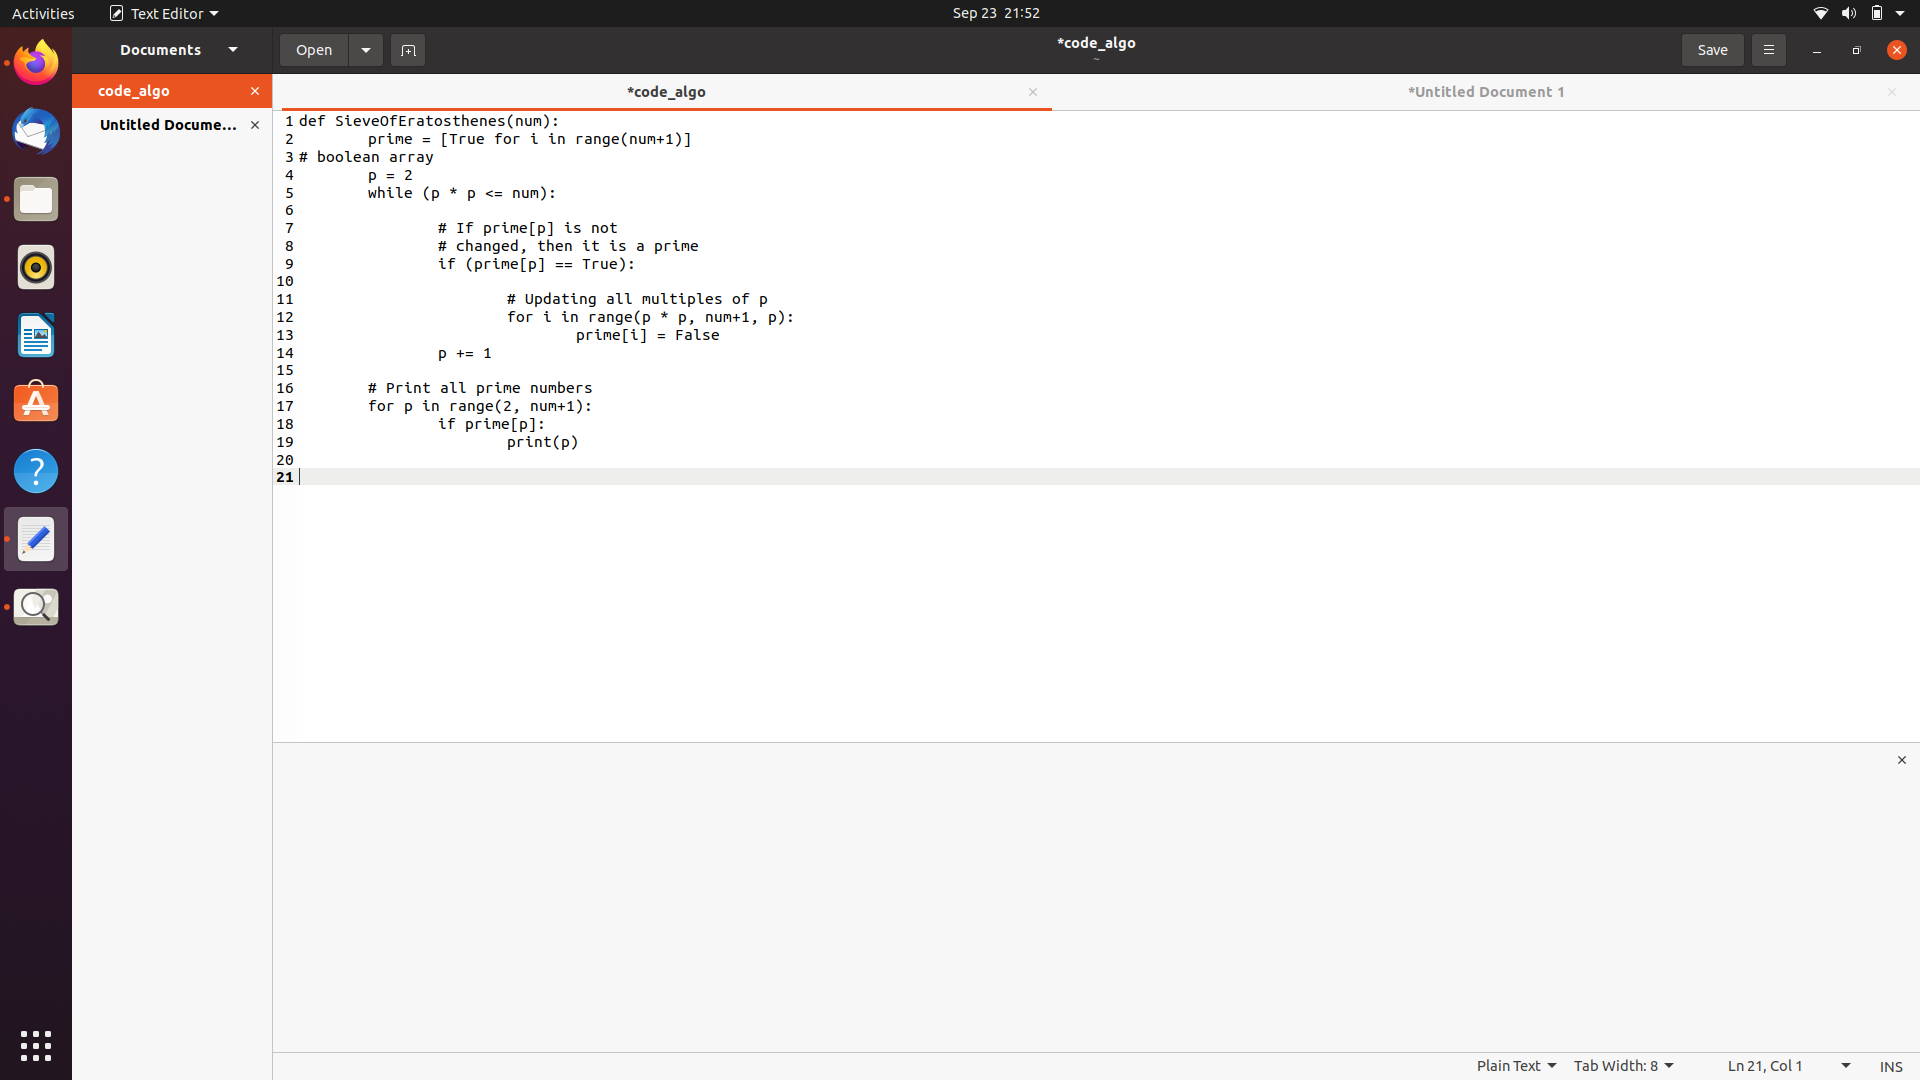 The width and height of the screenshot is (1920, 1080). Describe the element at coordinates (383, 157) in the screenshot. I see `Duplicate the material from code_algo and paste it into an untitled document utilizing hotkeys Ctrl+A, Ctrl+C, and Ctrl+V` at that location.